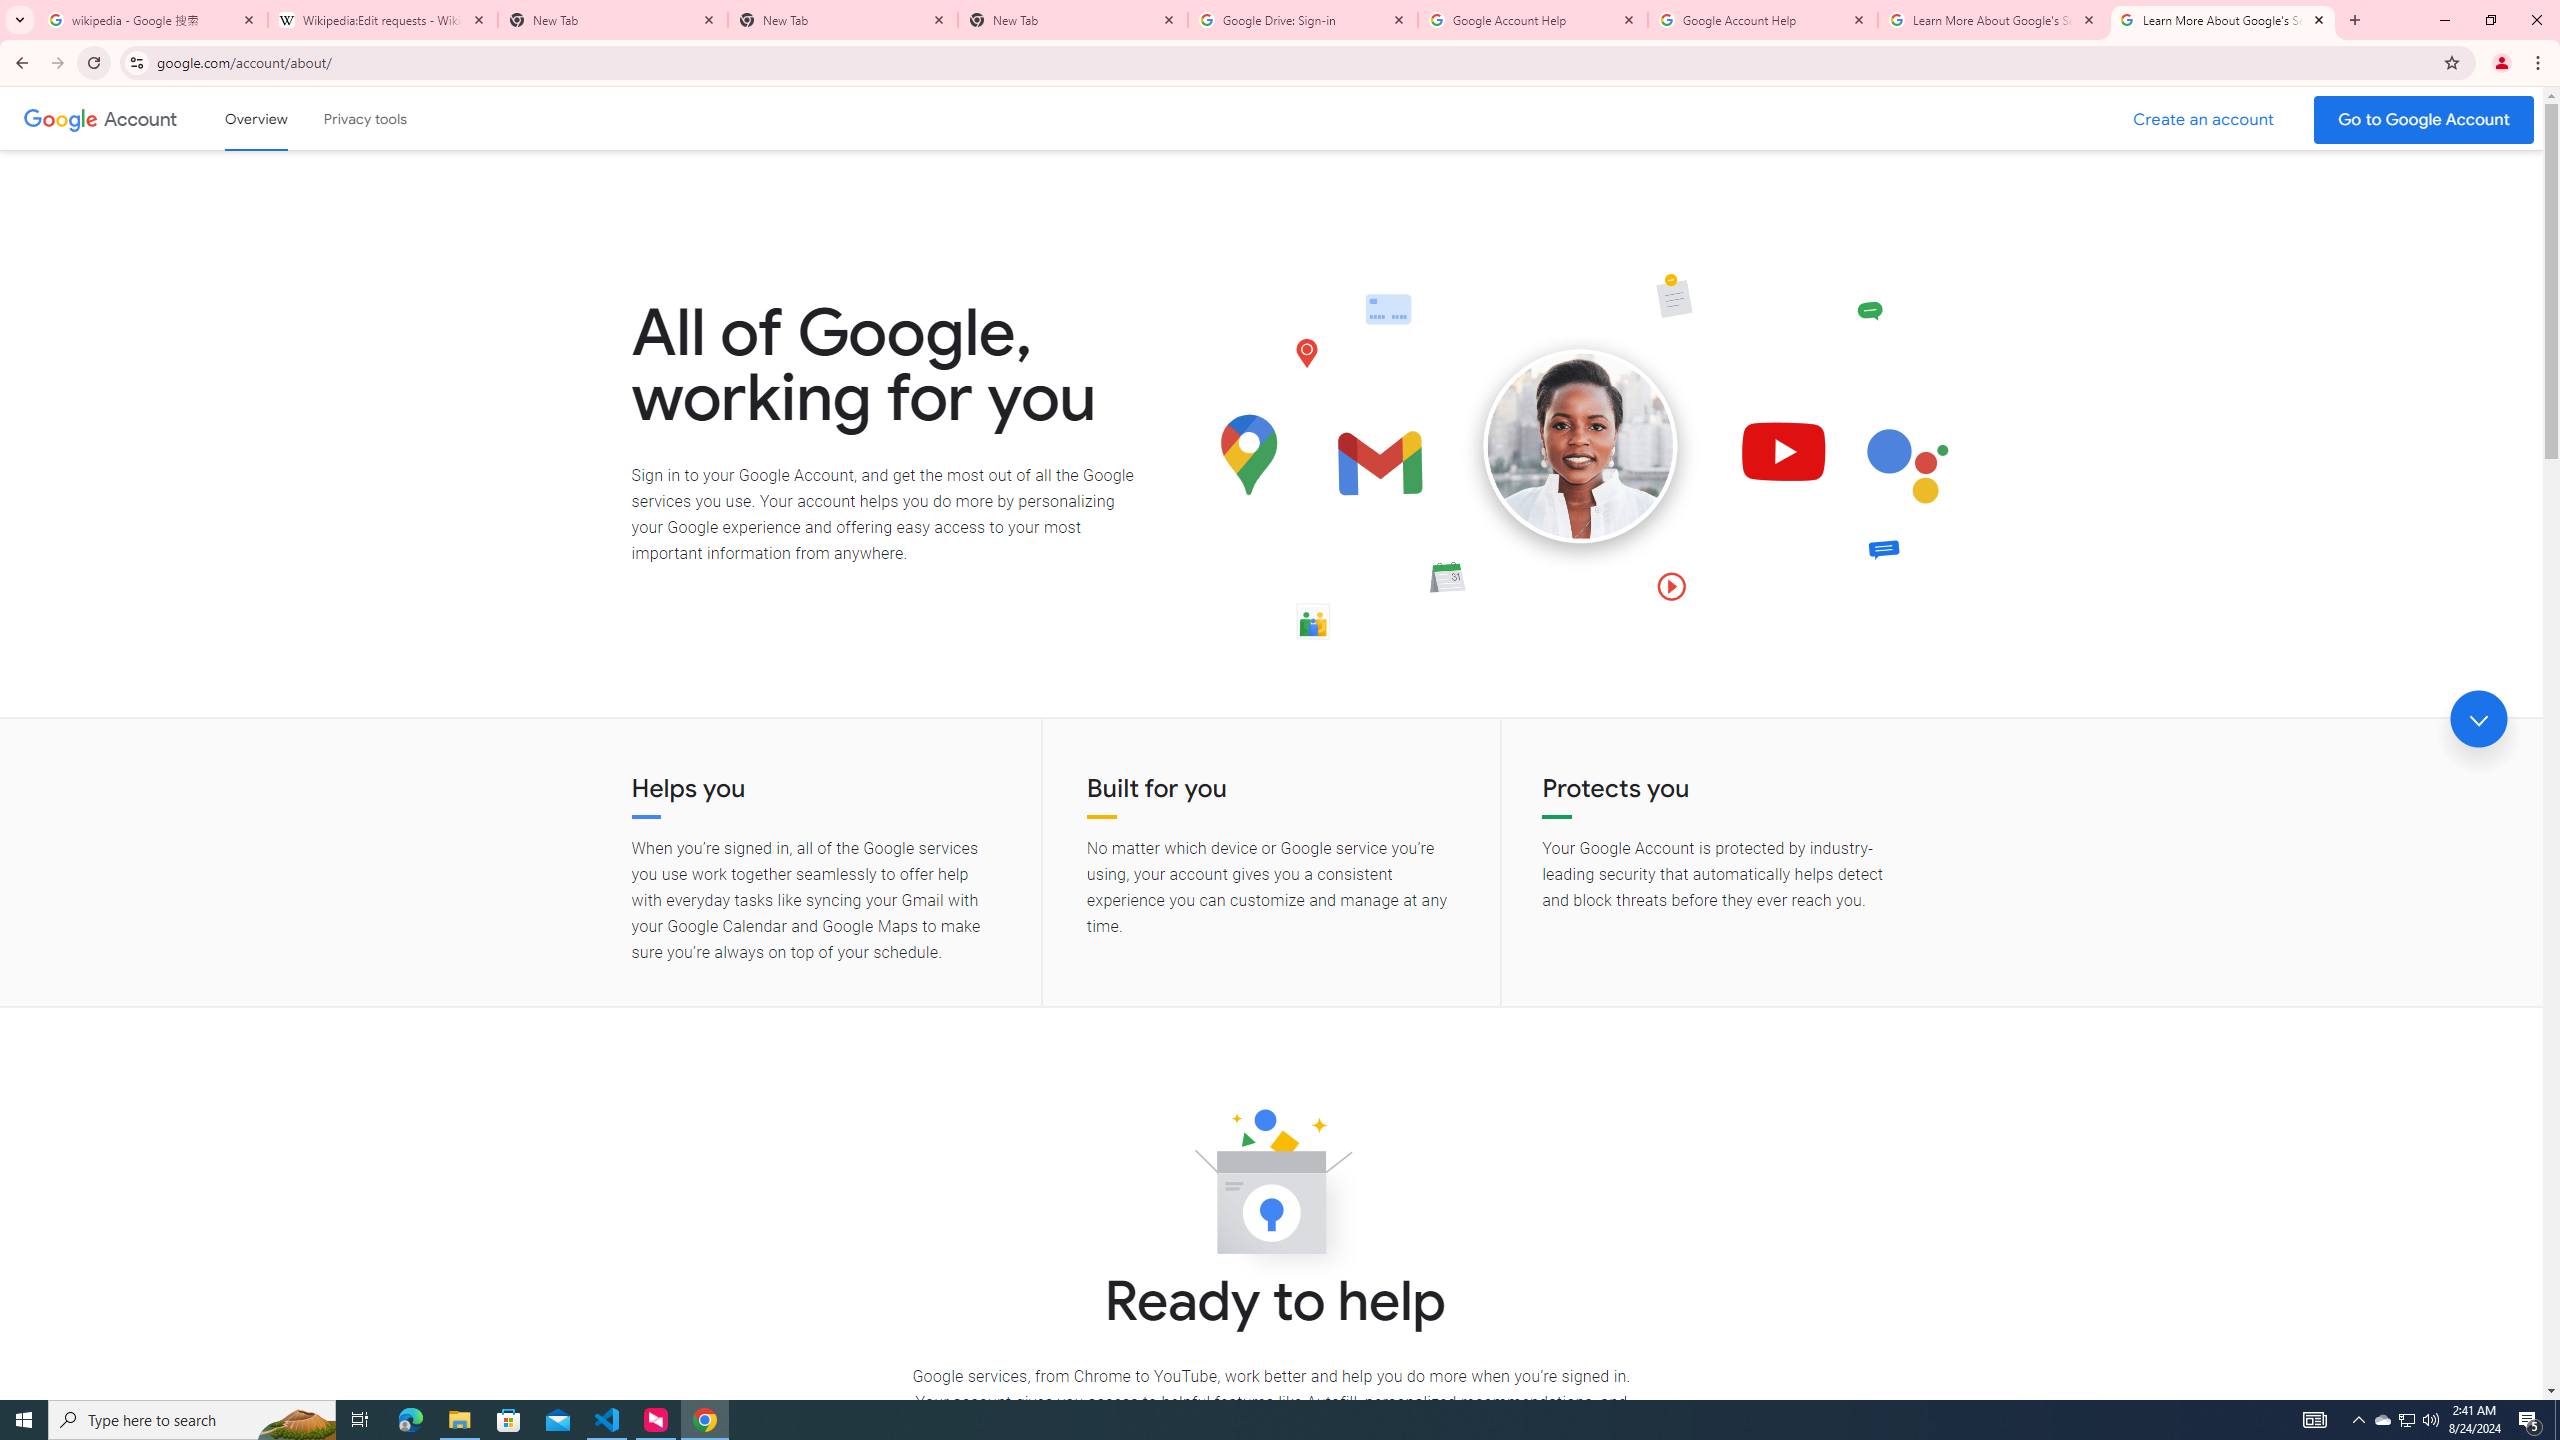  What do you see at coordinates (142, 118) in the screenshot?
I see `'Google Account'` at bounding box center [142, 118].